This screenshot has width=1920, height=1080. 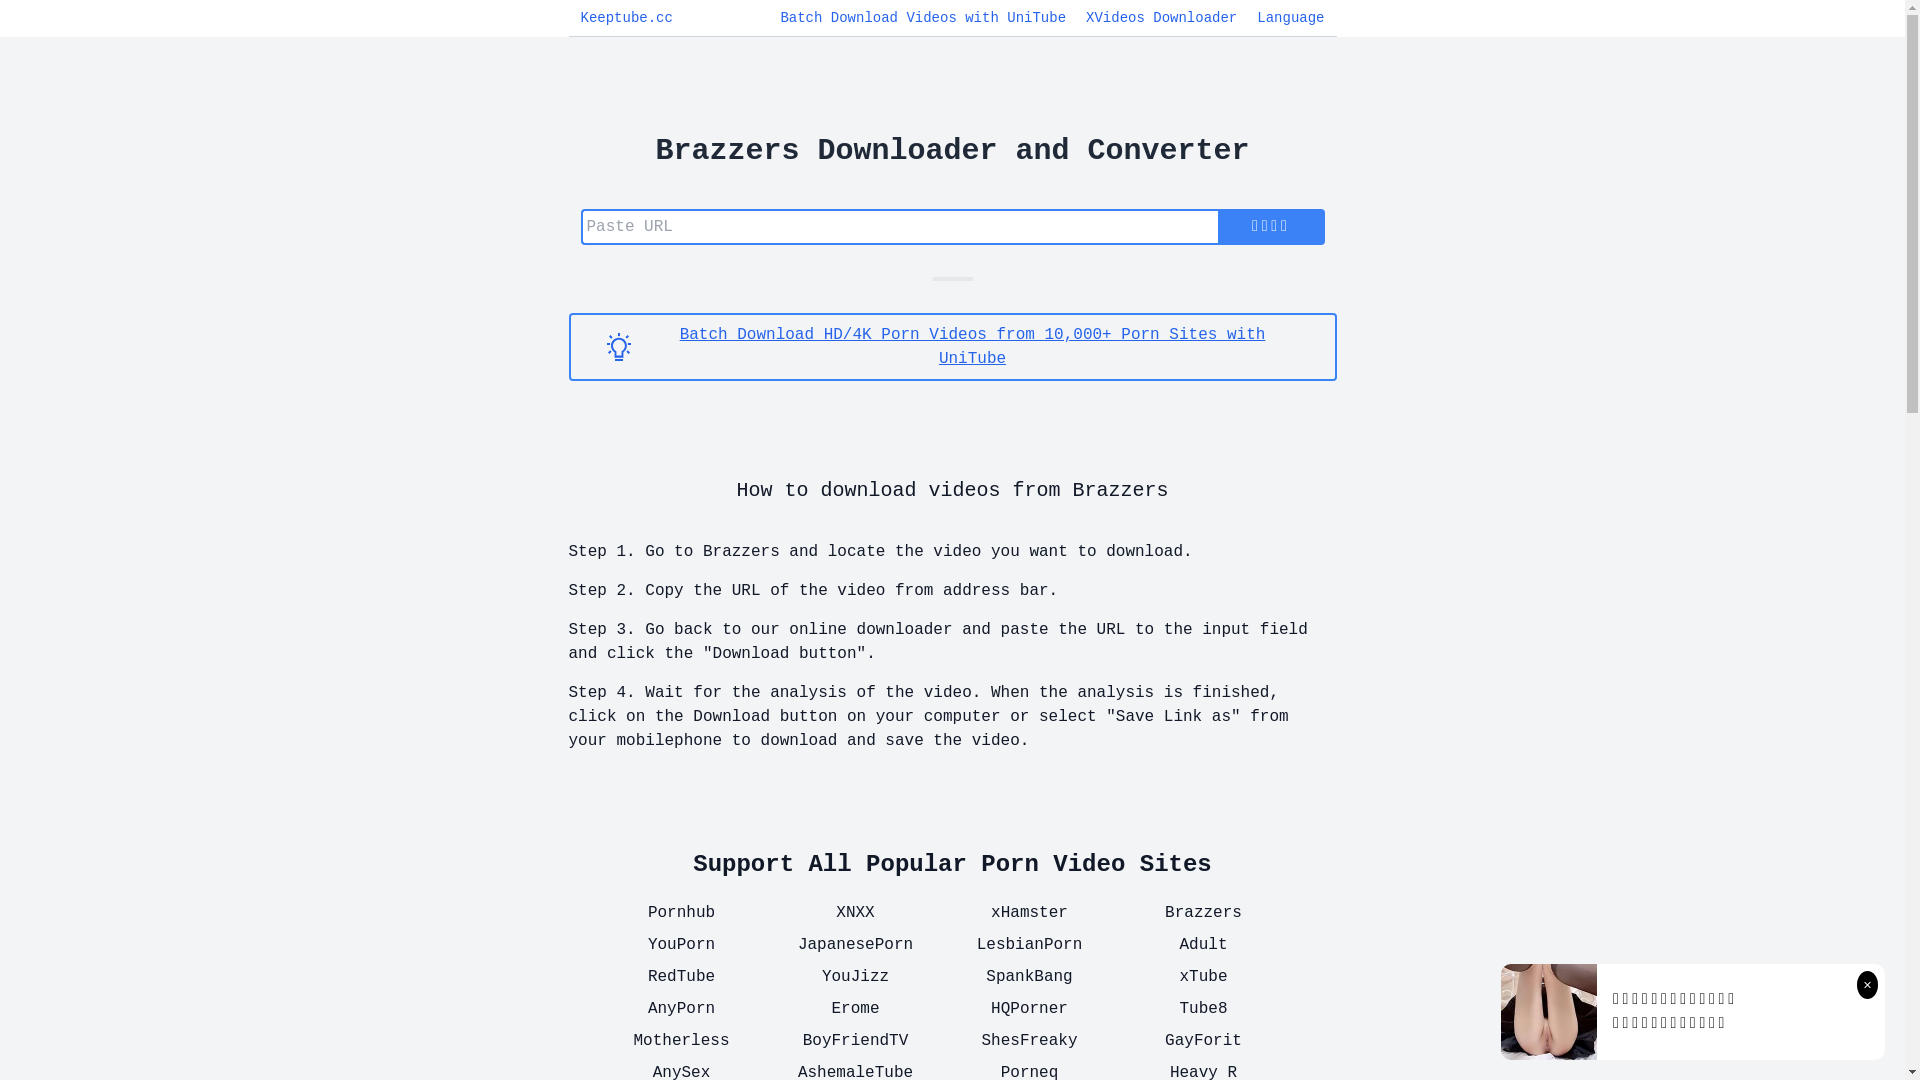 I want to click on 'HQPorner', so click(x=1028, y=1009).